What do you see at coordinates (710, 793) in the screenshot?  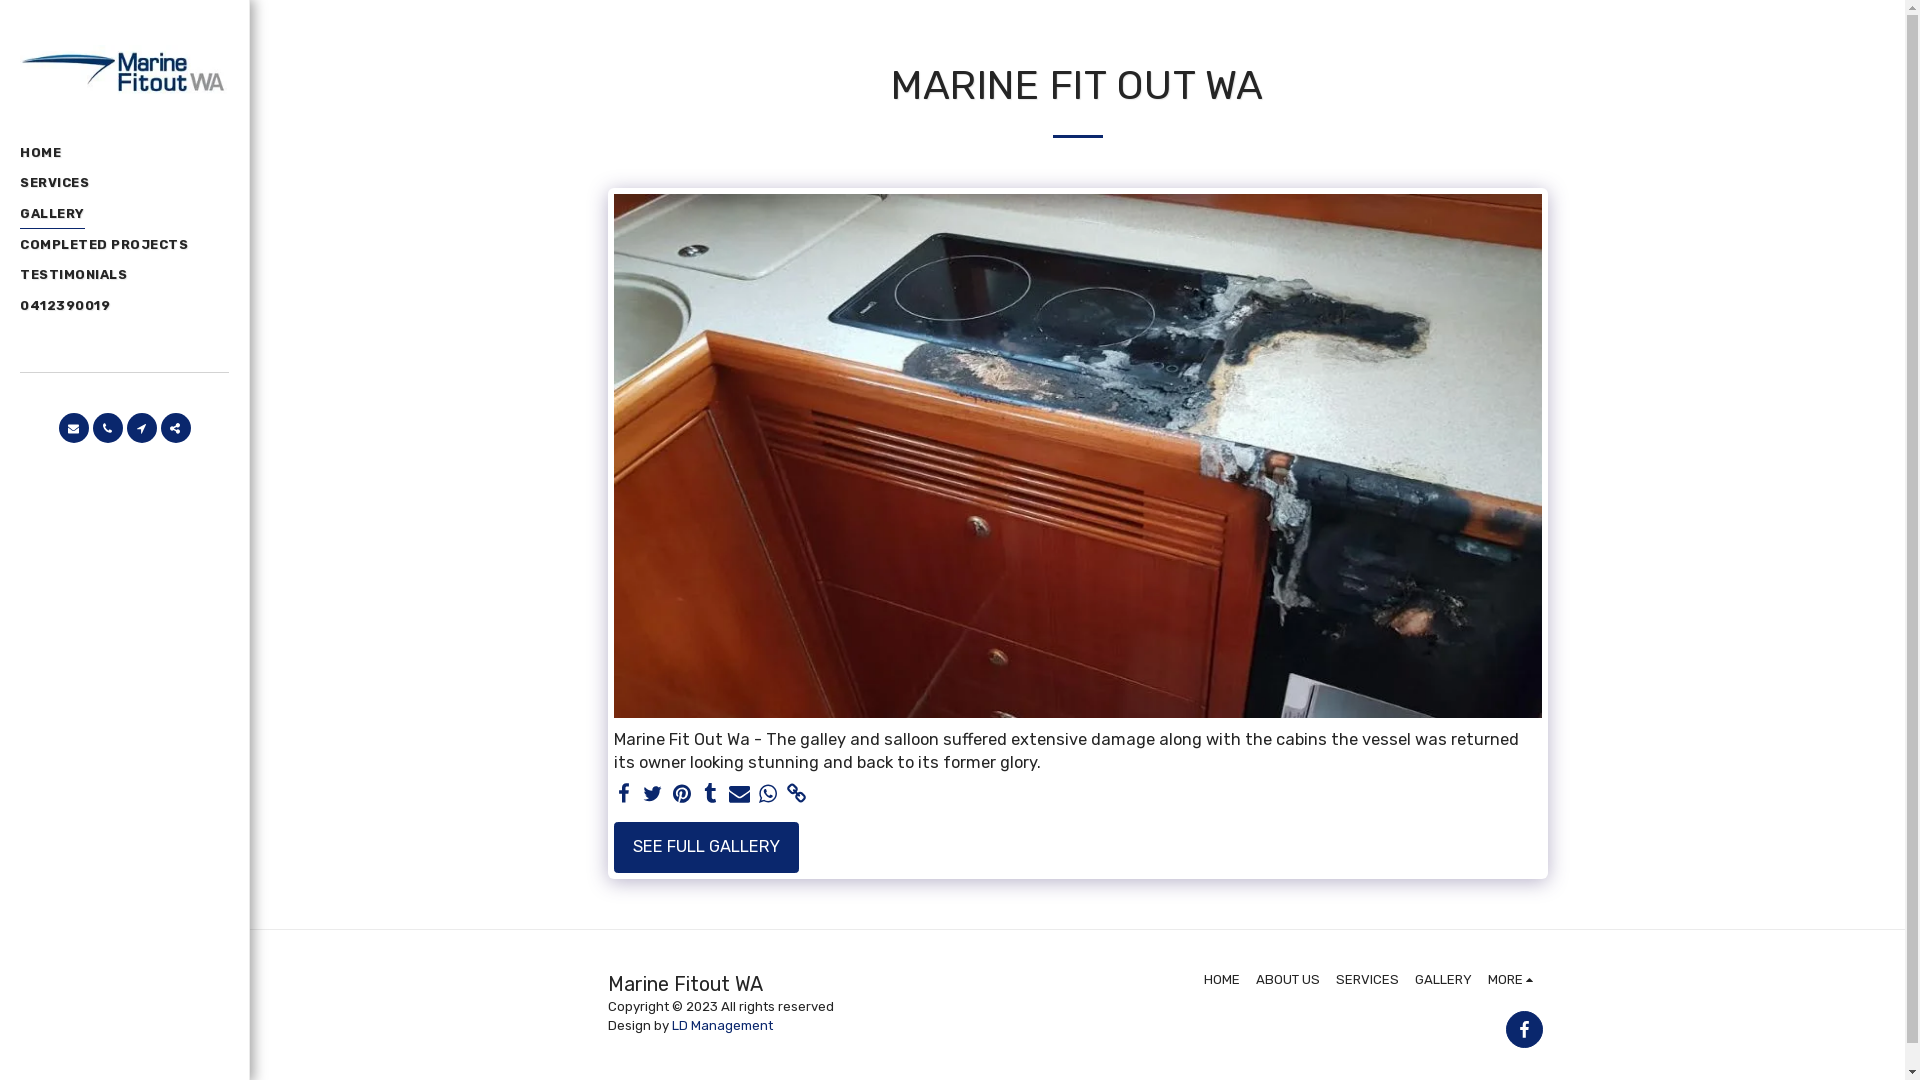 I see `' '` at bounding box center [710, 793].